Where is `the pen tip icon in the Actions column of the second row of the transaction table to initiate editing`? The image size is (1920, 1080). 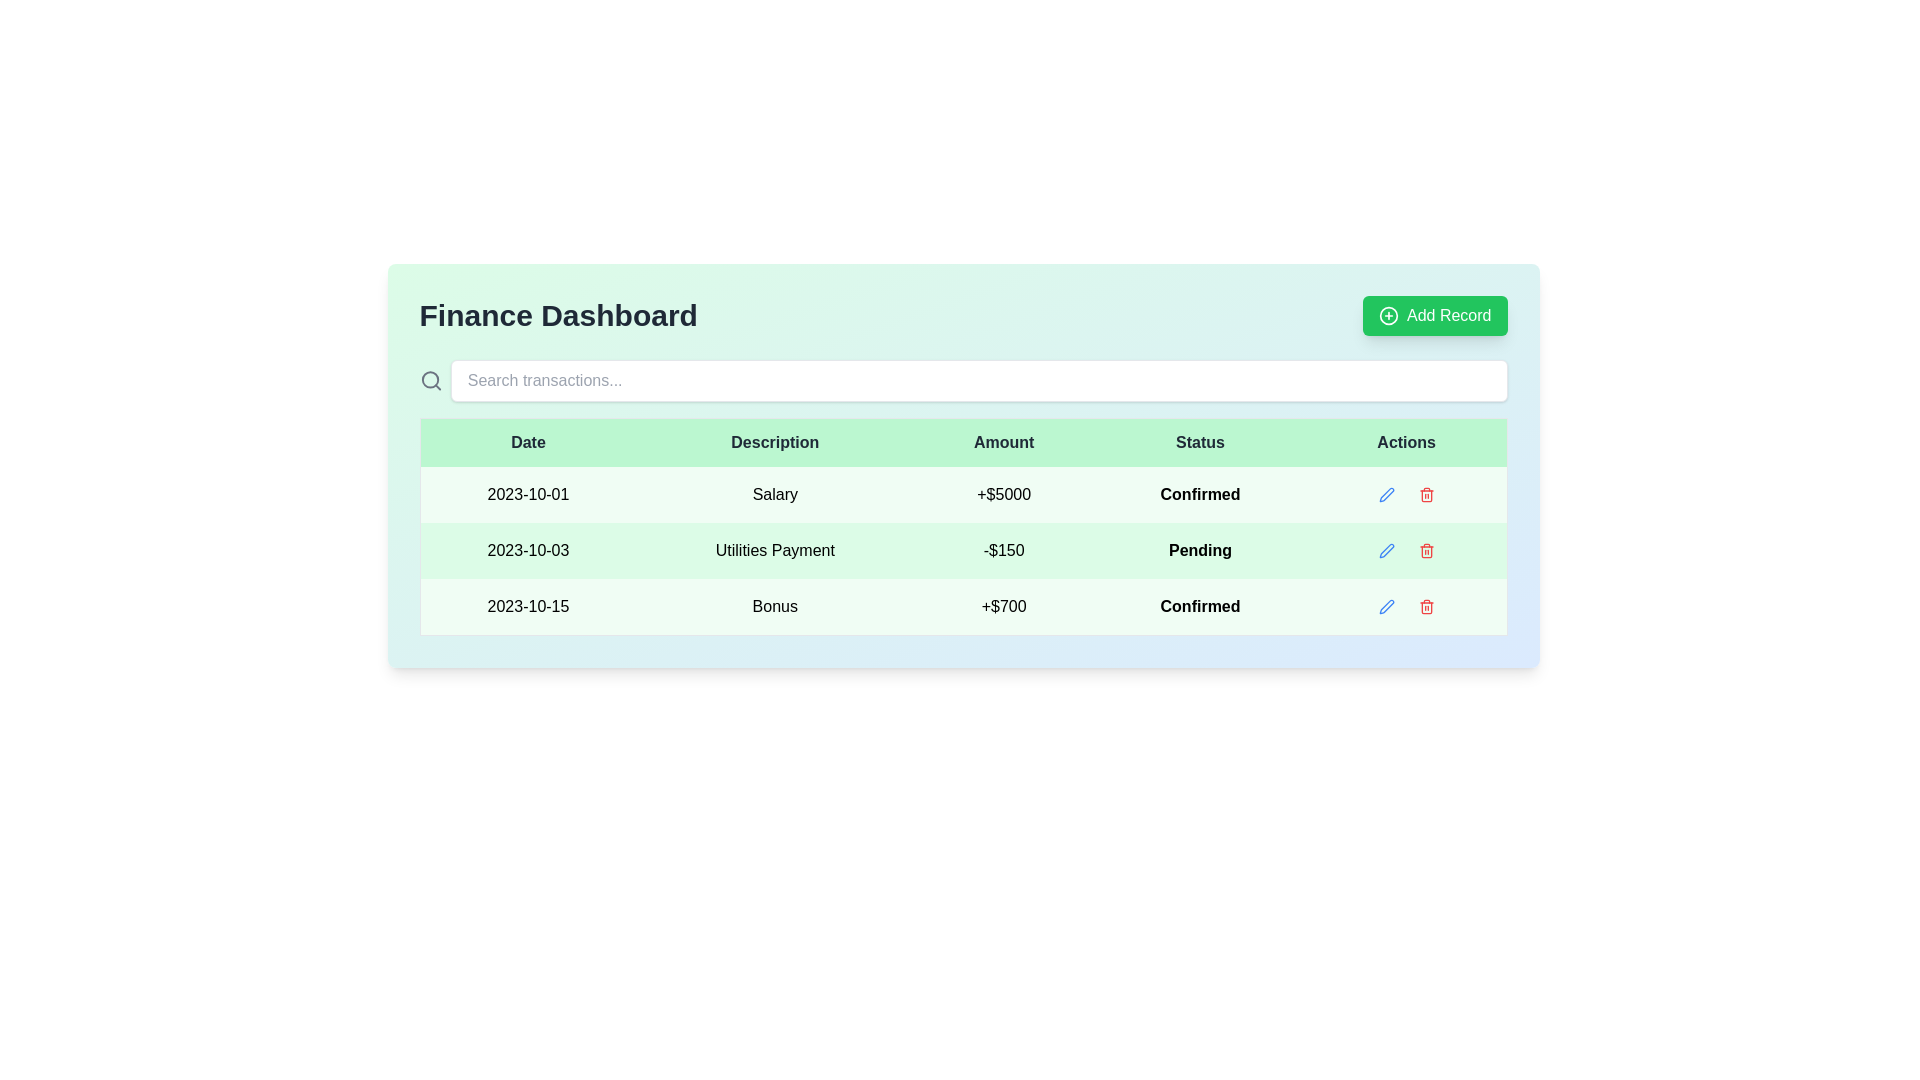
the pen tip icon in the Actions column of the second row of the transaction table to initiate editing is located at coordinates (1385, 551).